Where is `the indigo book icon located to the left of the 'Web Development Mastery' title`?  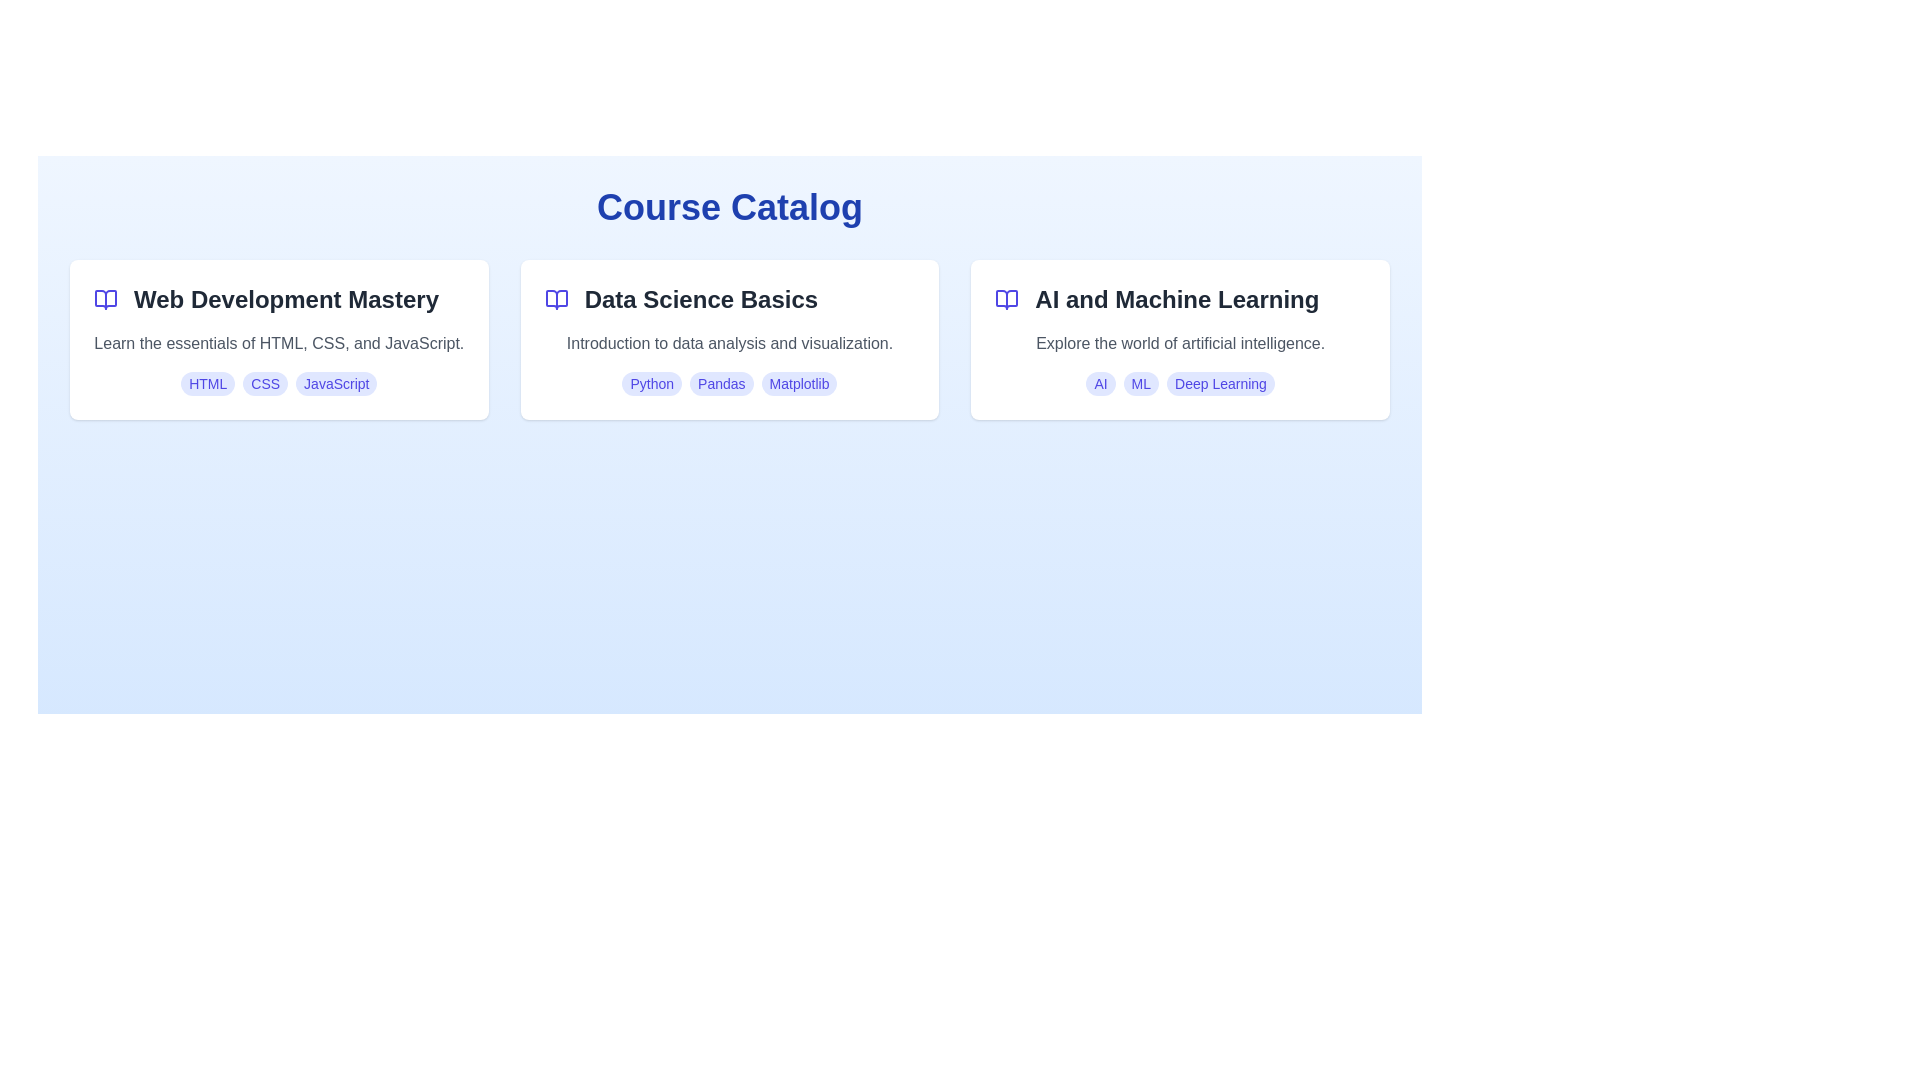
the indigo book icon located to the left of the 'Web Development Mastery' title is located at coordinates (104, 300).